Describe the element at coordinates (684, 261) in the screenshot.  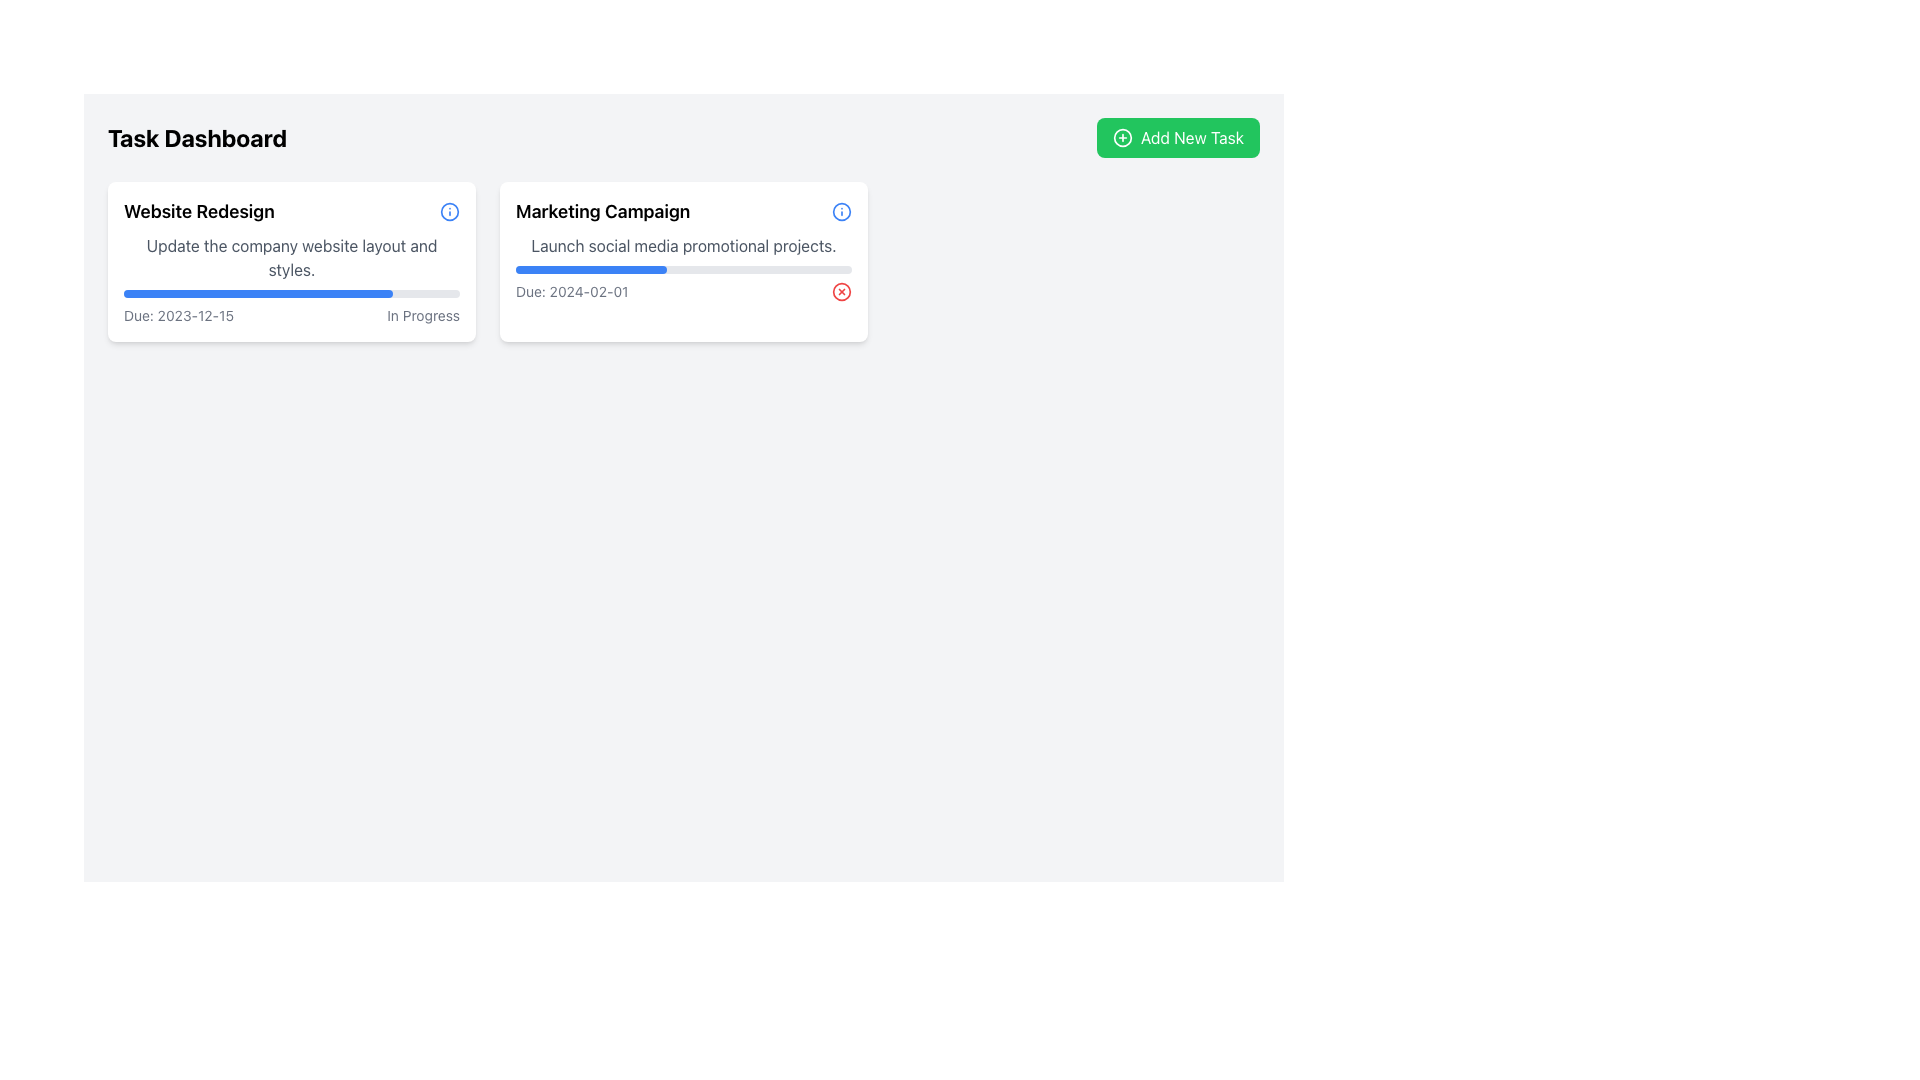
I see `the second task card in the grid layout to see task details` at that location.